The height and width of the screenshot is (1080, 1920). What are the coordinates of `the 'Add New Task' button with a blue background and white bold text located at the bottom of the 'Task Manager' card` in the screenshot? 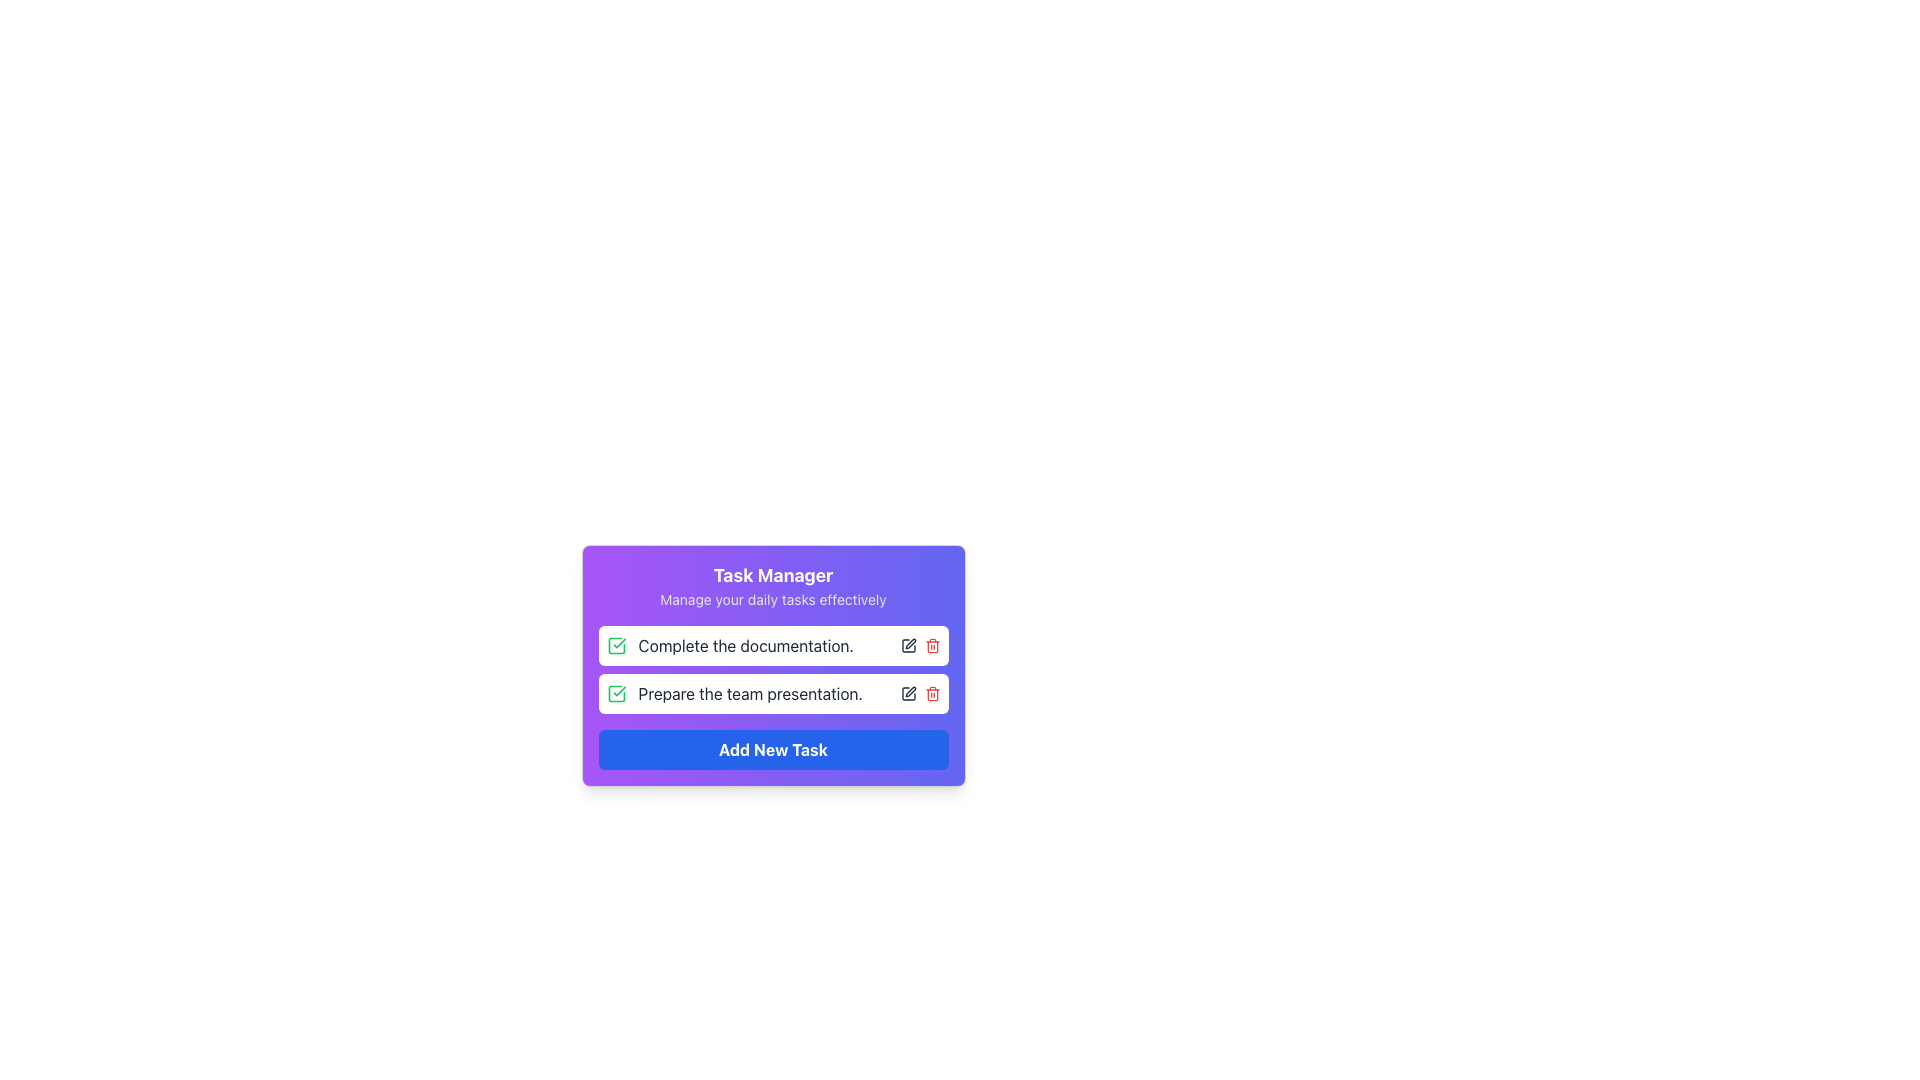 It's located at (772, 749).